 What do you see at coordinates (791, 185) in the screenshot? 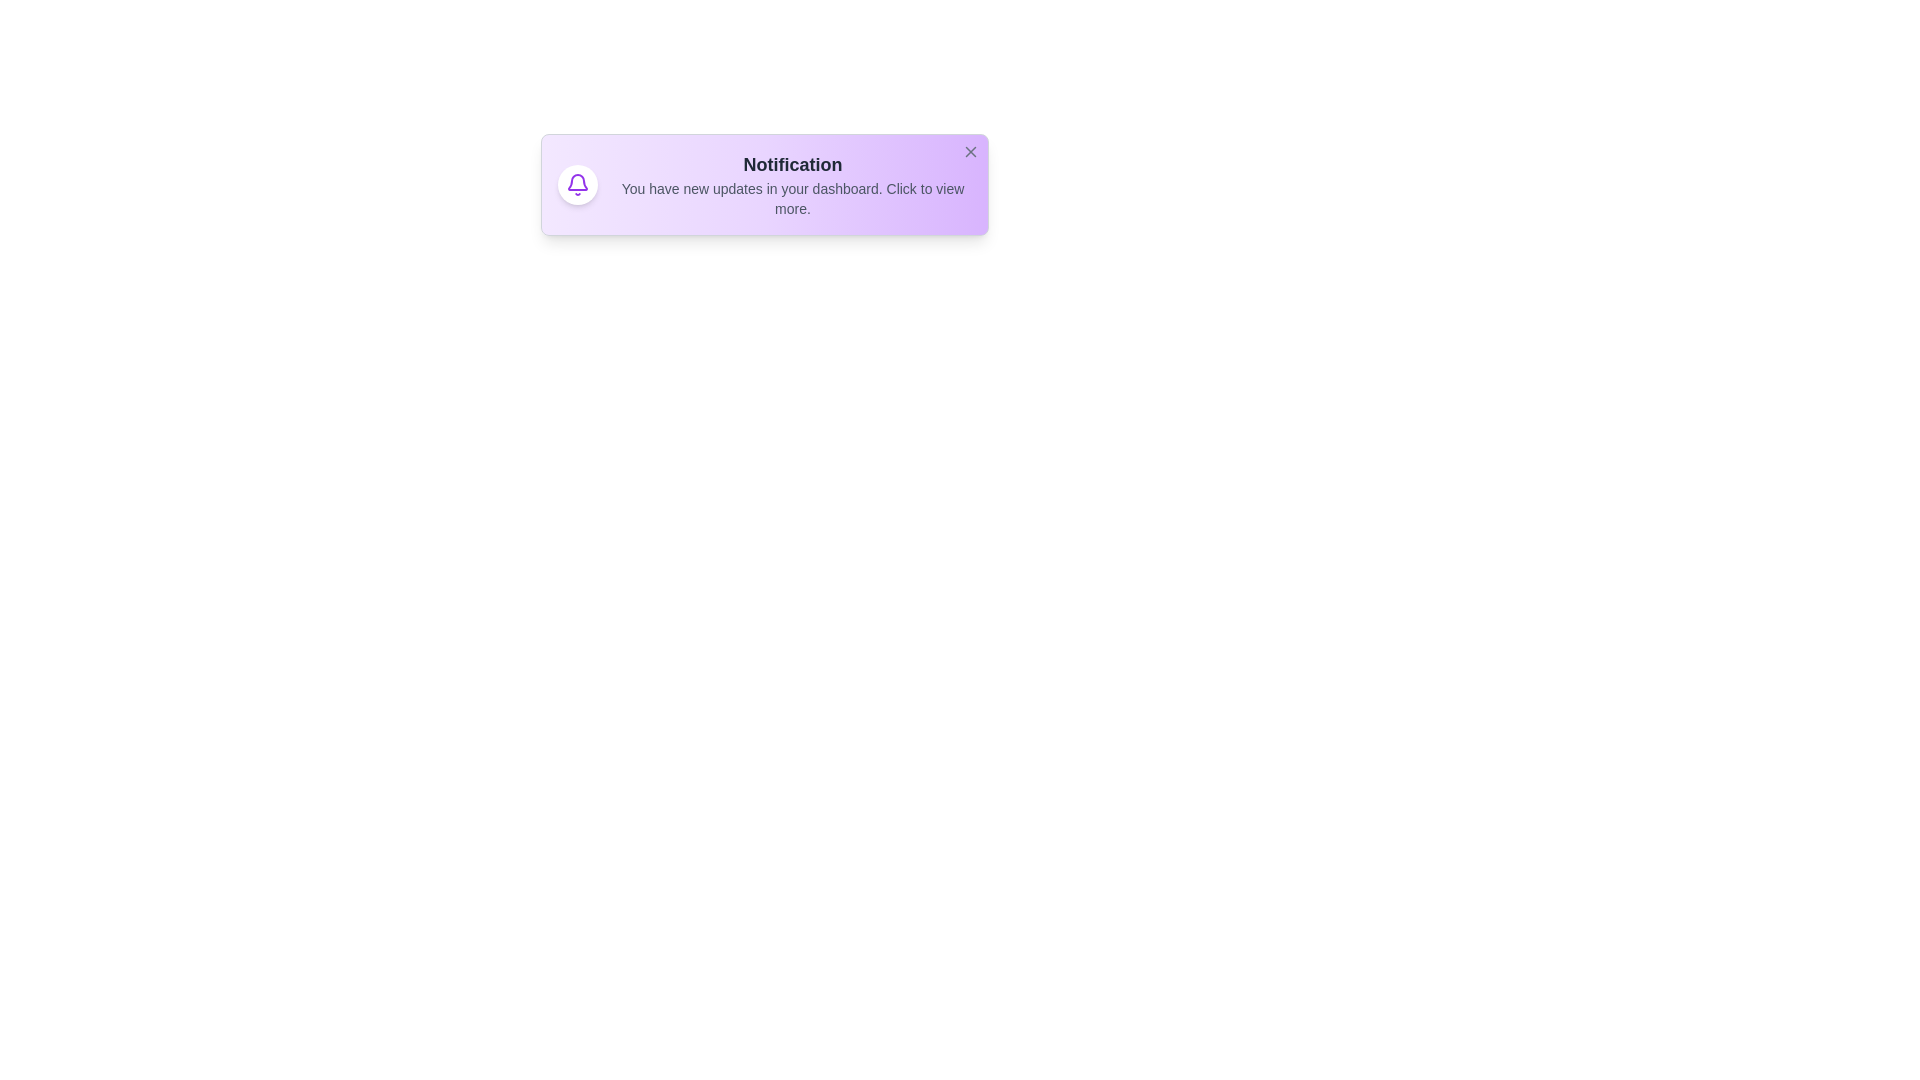
I see `the Text Group element that informs the user about new updates available in the dashboard, located within the main notification card to the right of the bell icon` at bounding box center [791, 185].